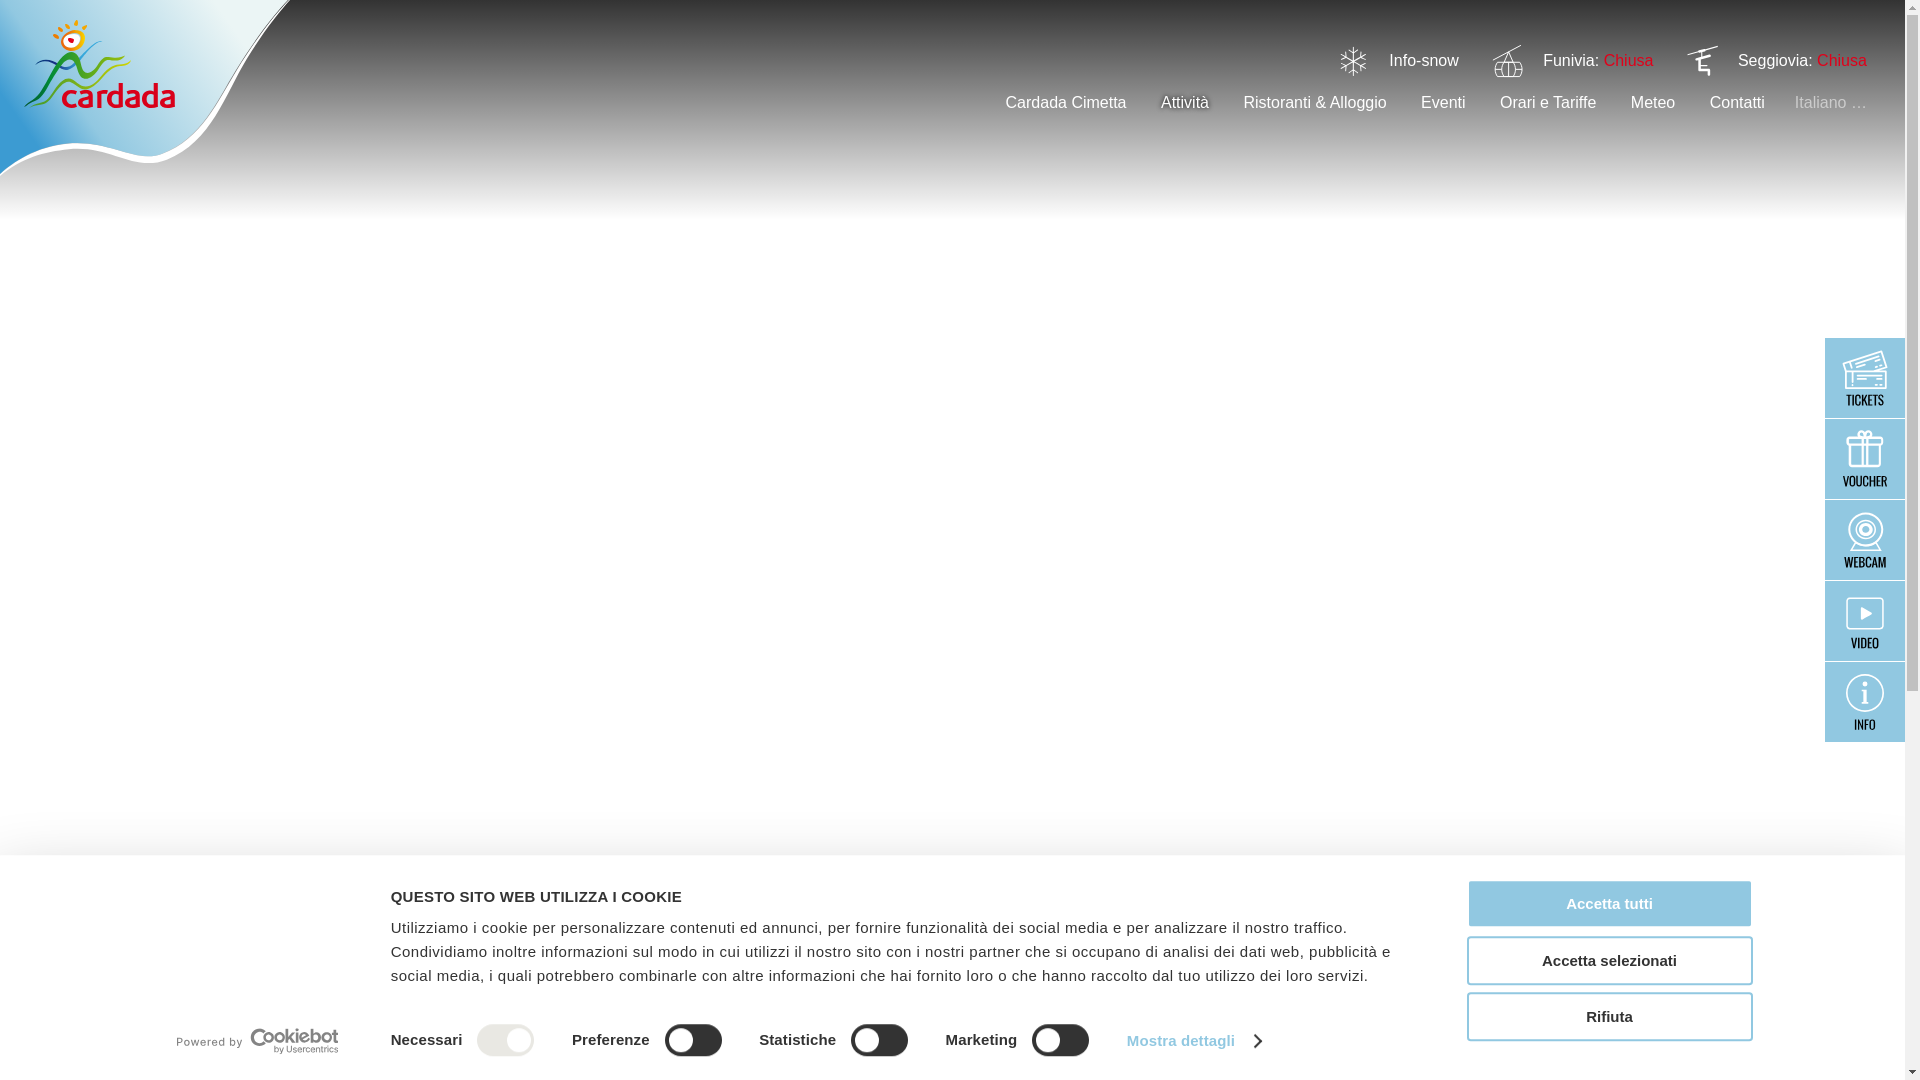 This screenshot has width=1920, height=1080. I want to click on 'Info', so click(1864, 701).